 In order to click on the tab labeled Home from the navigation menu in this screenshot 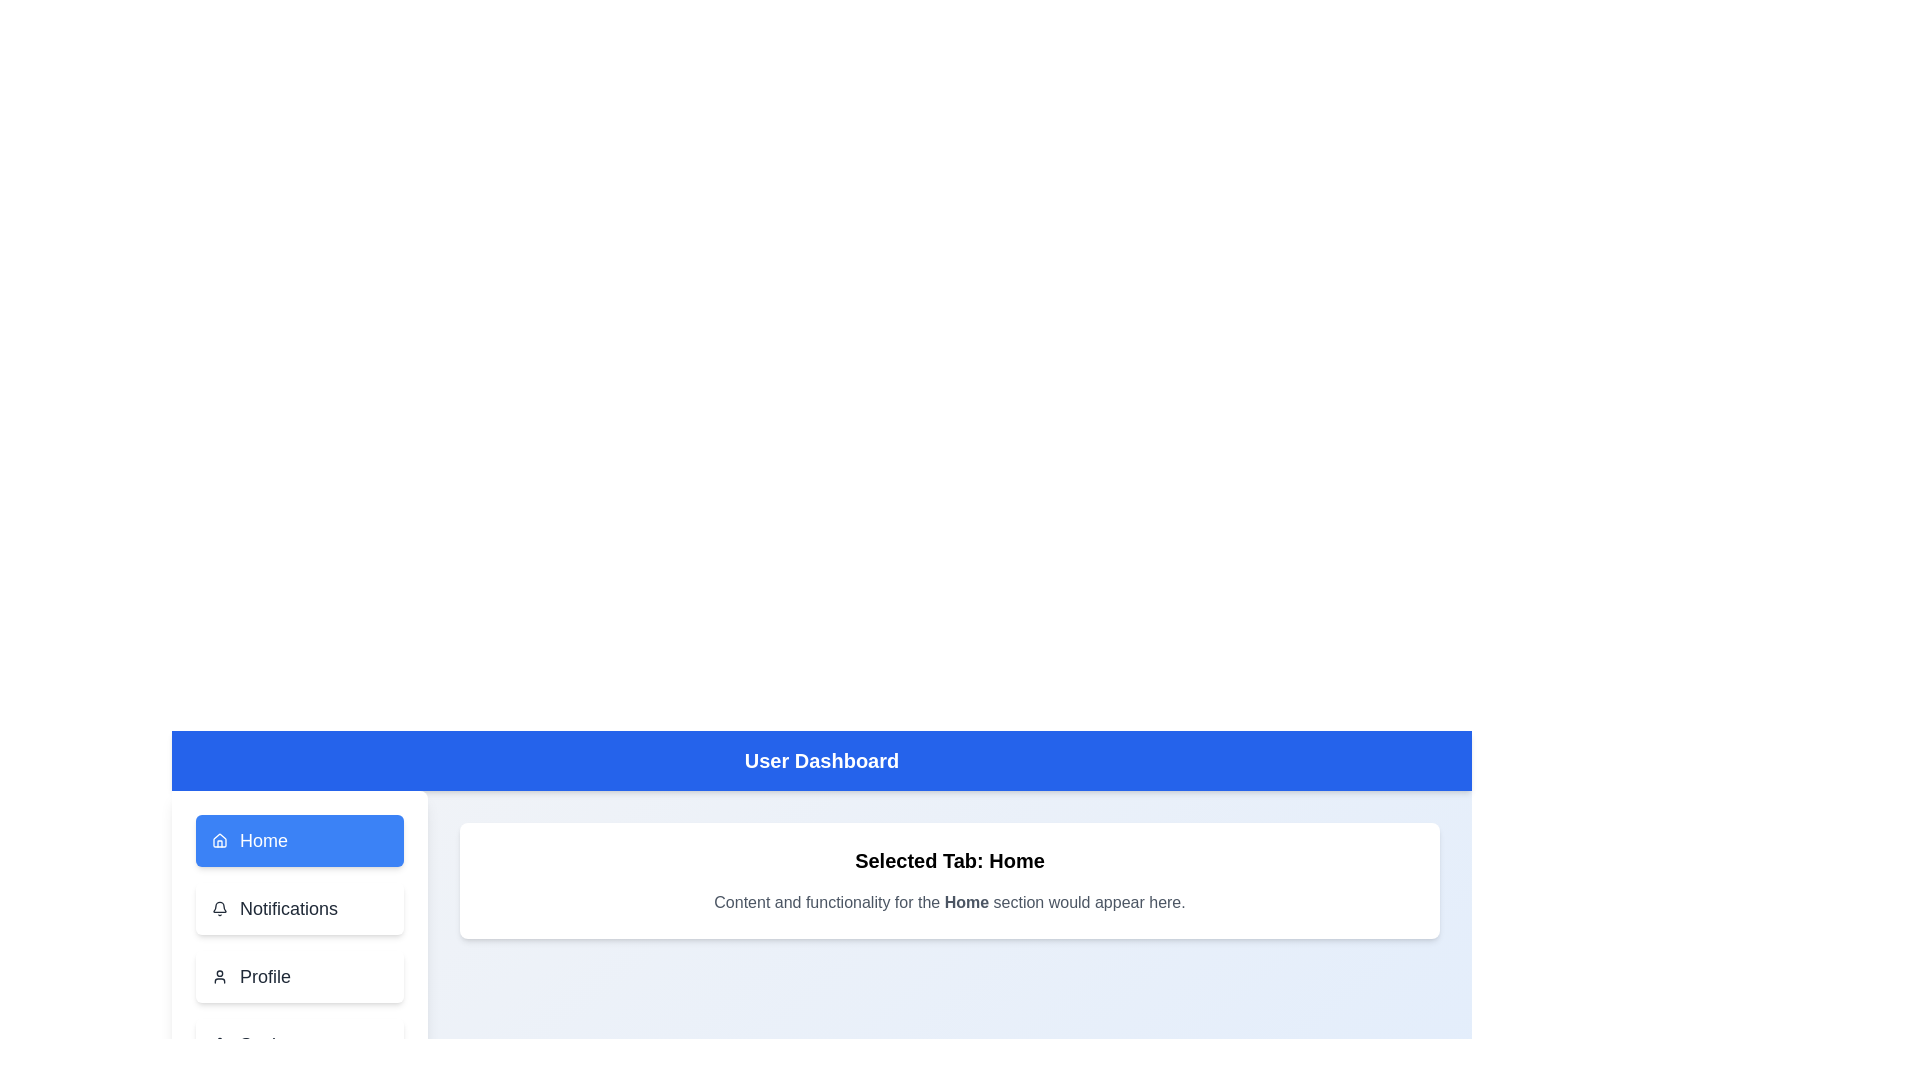, I will do `click(298, 840)`.